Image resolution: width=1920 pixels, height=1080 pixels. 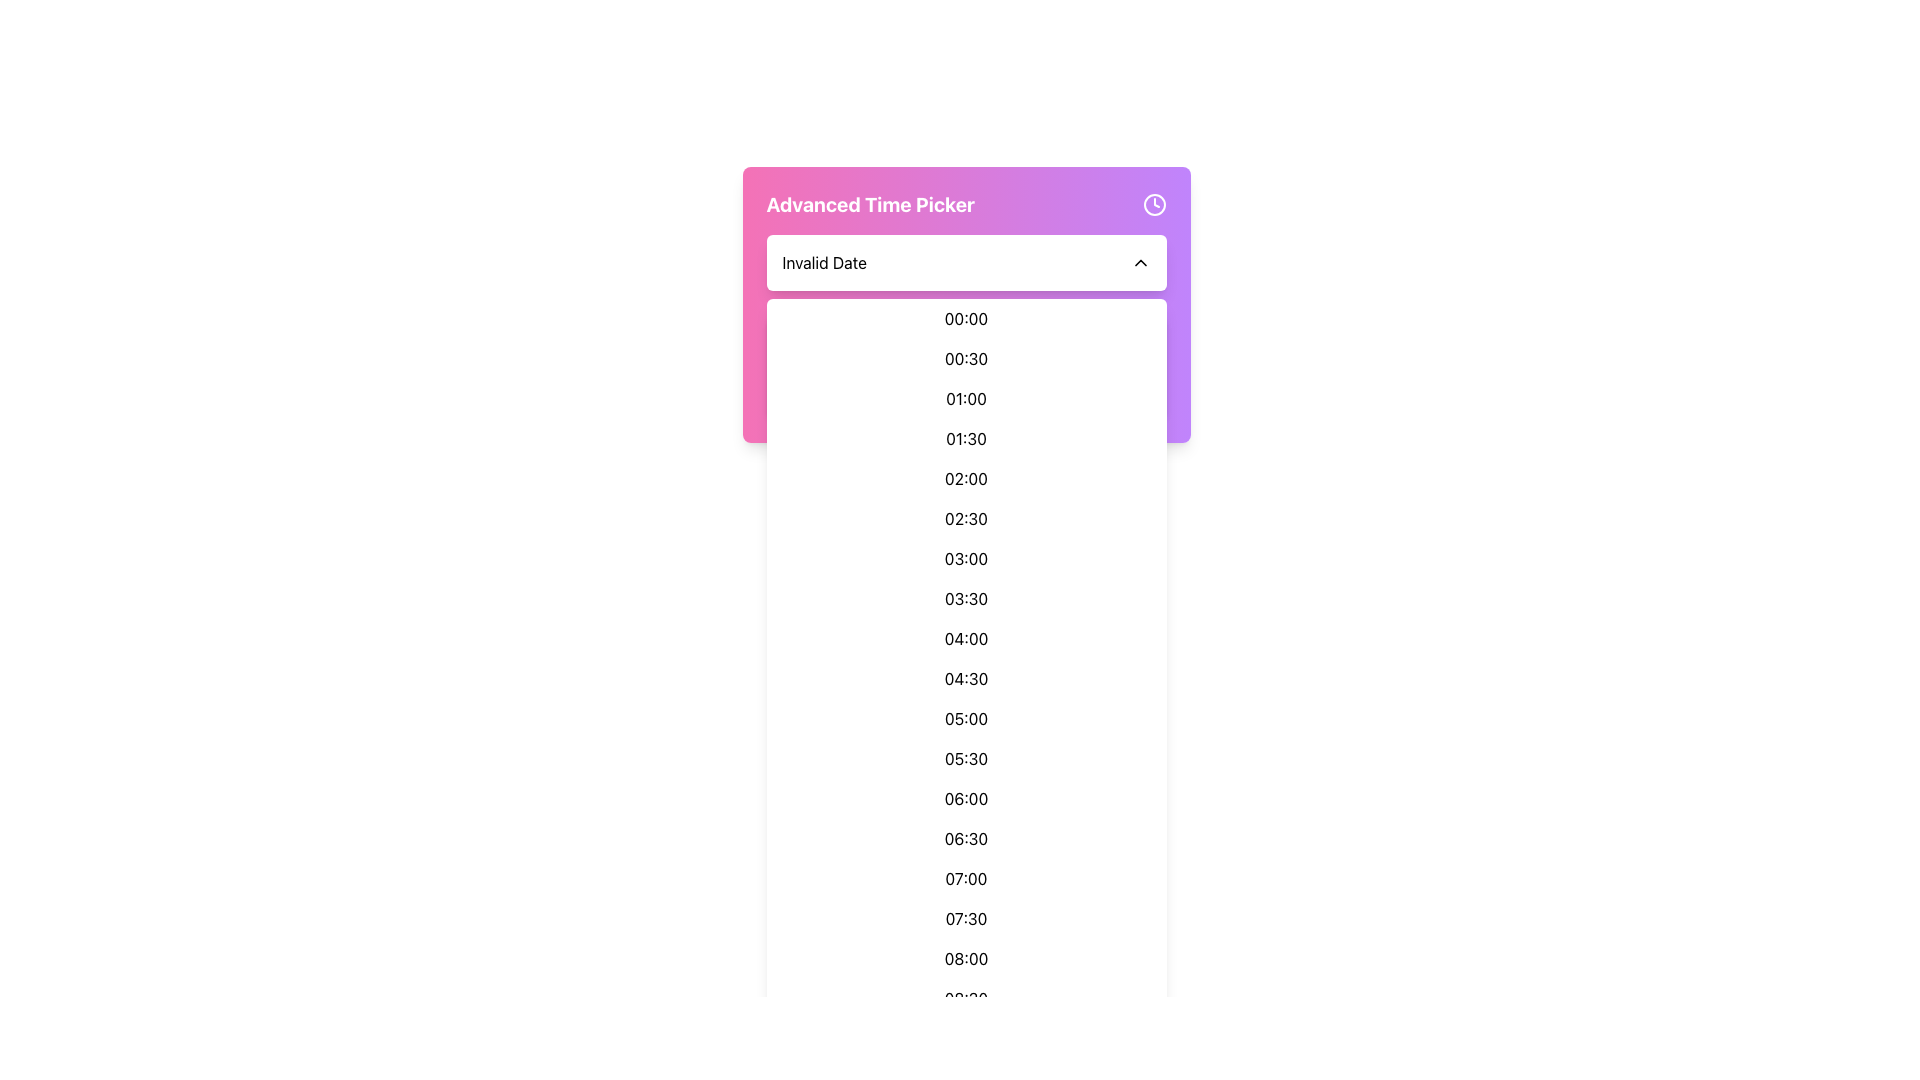 I want to click on the 'Time Analysis' text label, which is styled with bold and larger font, prominently displayed as a header above explanatory content, so click(x=966, y=343).